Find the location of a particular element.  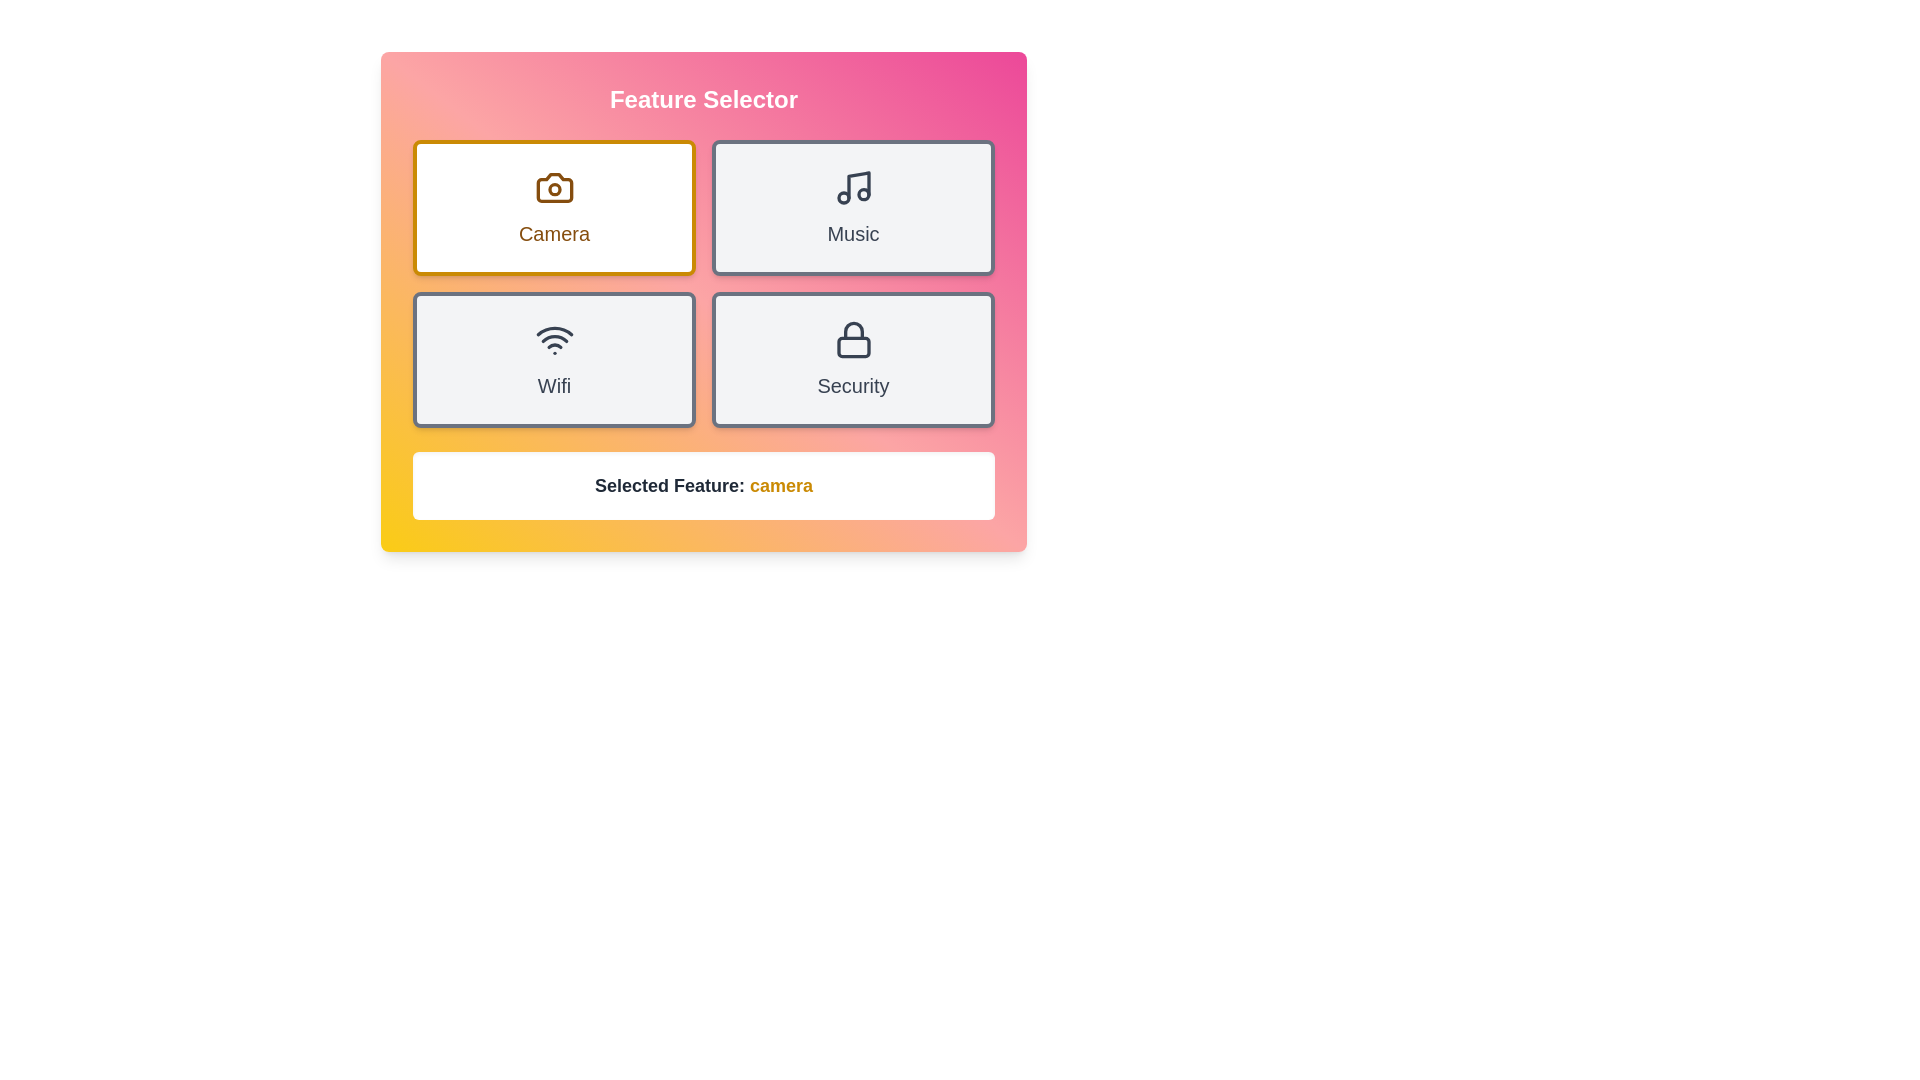

the text label displaying the word 'camera' in yellow color, part of the phrase 'Selected Feature: camera', which is centrally located in the bottom section of the interface is located at coordinates (780, 486).